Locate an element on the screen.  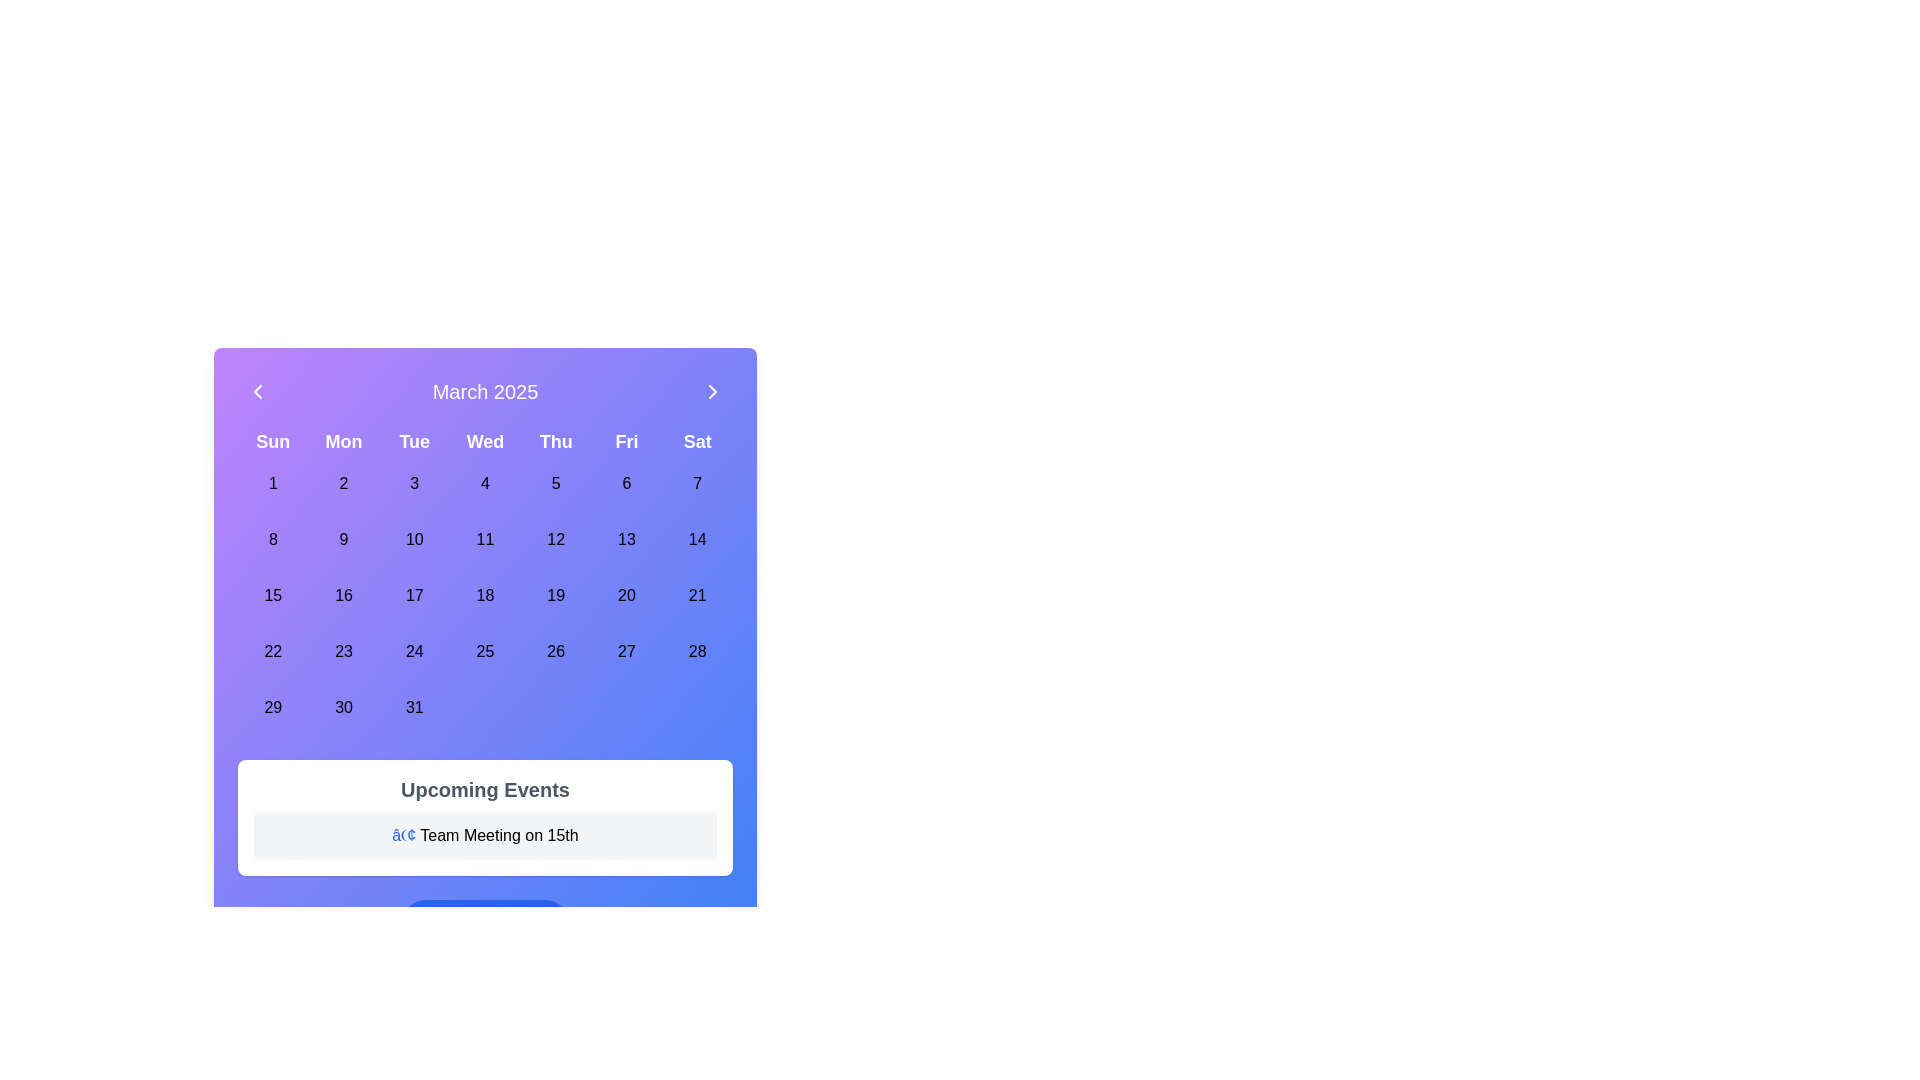
the rounded button labeled '24' located in the calendar grid for March 2025 under 'Tue' in the fifth row, fourth column is located at coordinates (413, 651).